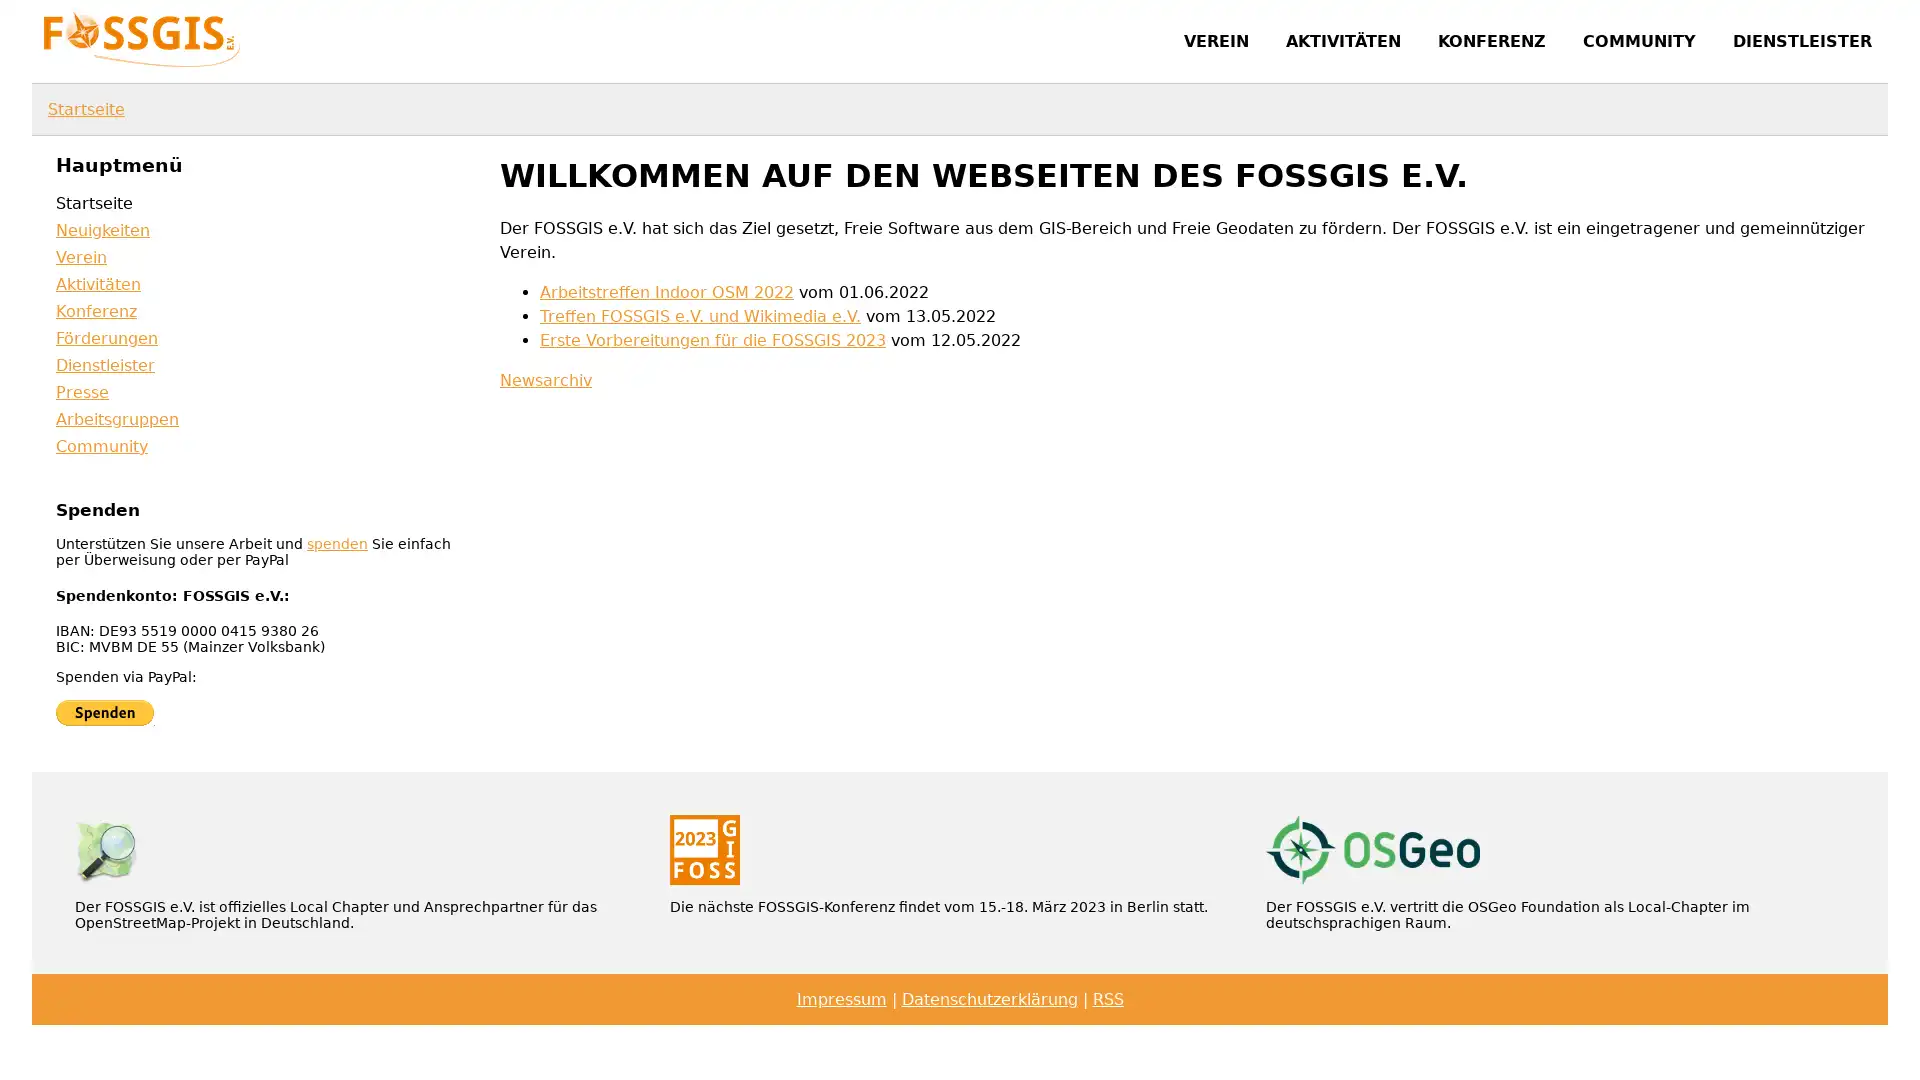 This screenshot has height=1080, width=1920. Describe the element at coordinates (104, 711) in the screenshot. I see `Jetzt einfach, schnell und sicher online bezahlen mit PayPal.` at that location.